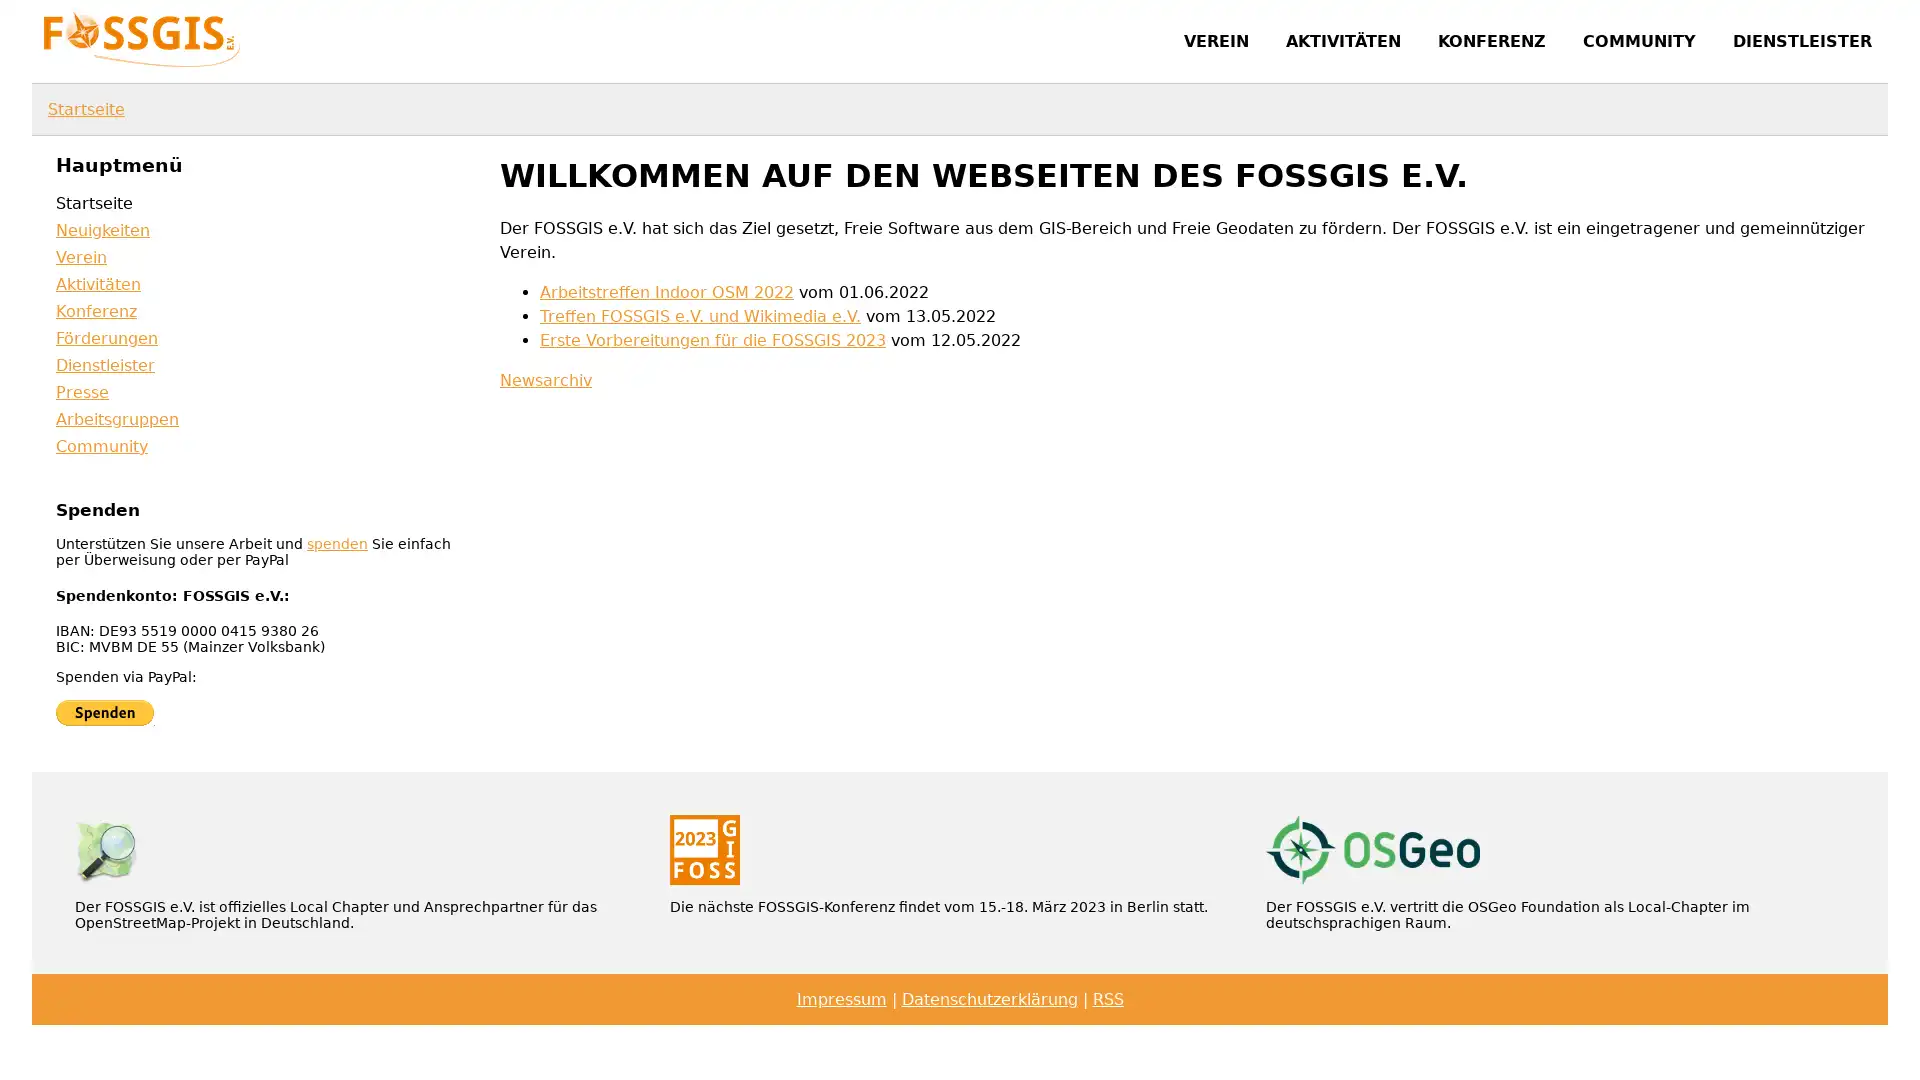 This screenshot has height=1080, width=1920. Describe the element at coordinates (104, 711) in the screenshot. I see `Jetzt einfach, schnell und sicher online bezahlen mit PayPal.` at that location.